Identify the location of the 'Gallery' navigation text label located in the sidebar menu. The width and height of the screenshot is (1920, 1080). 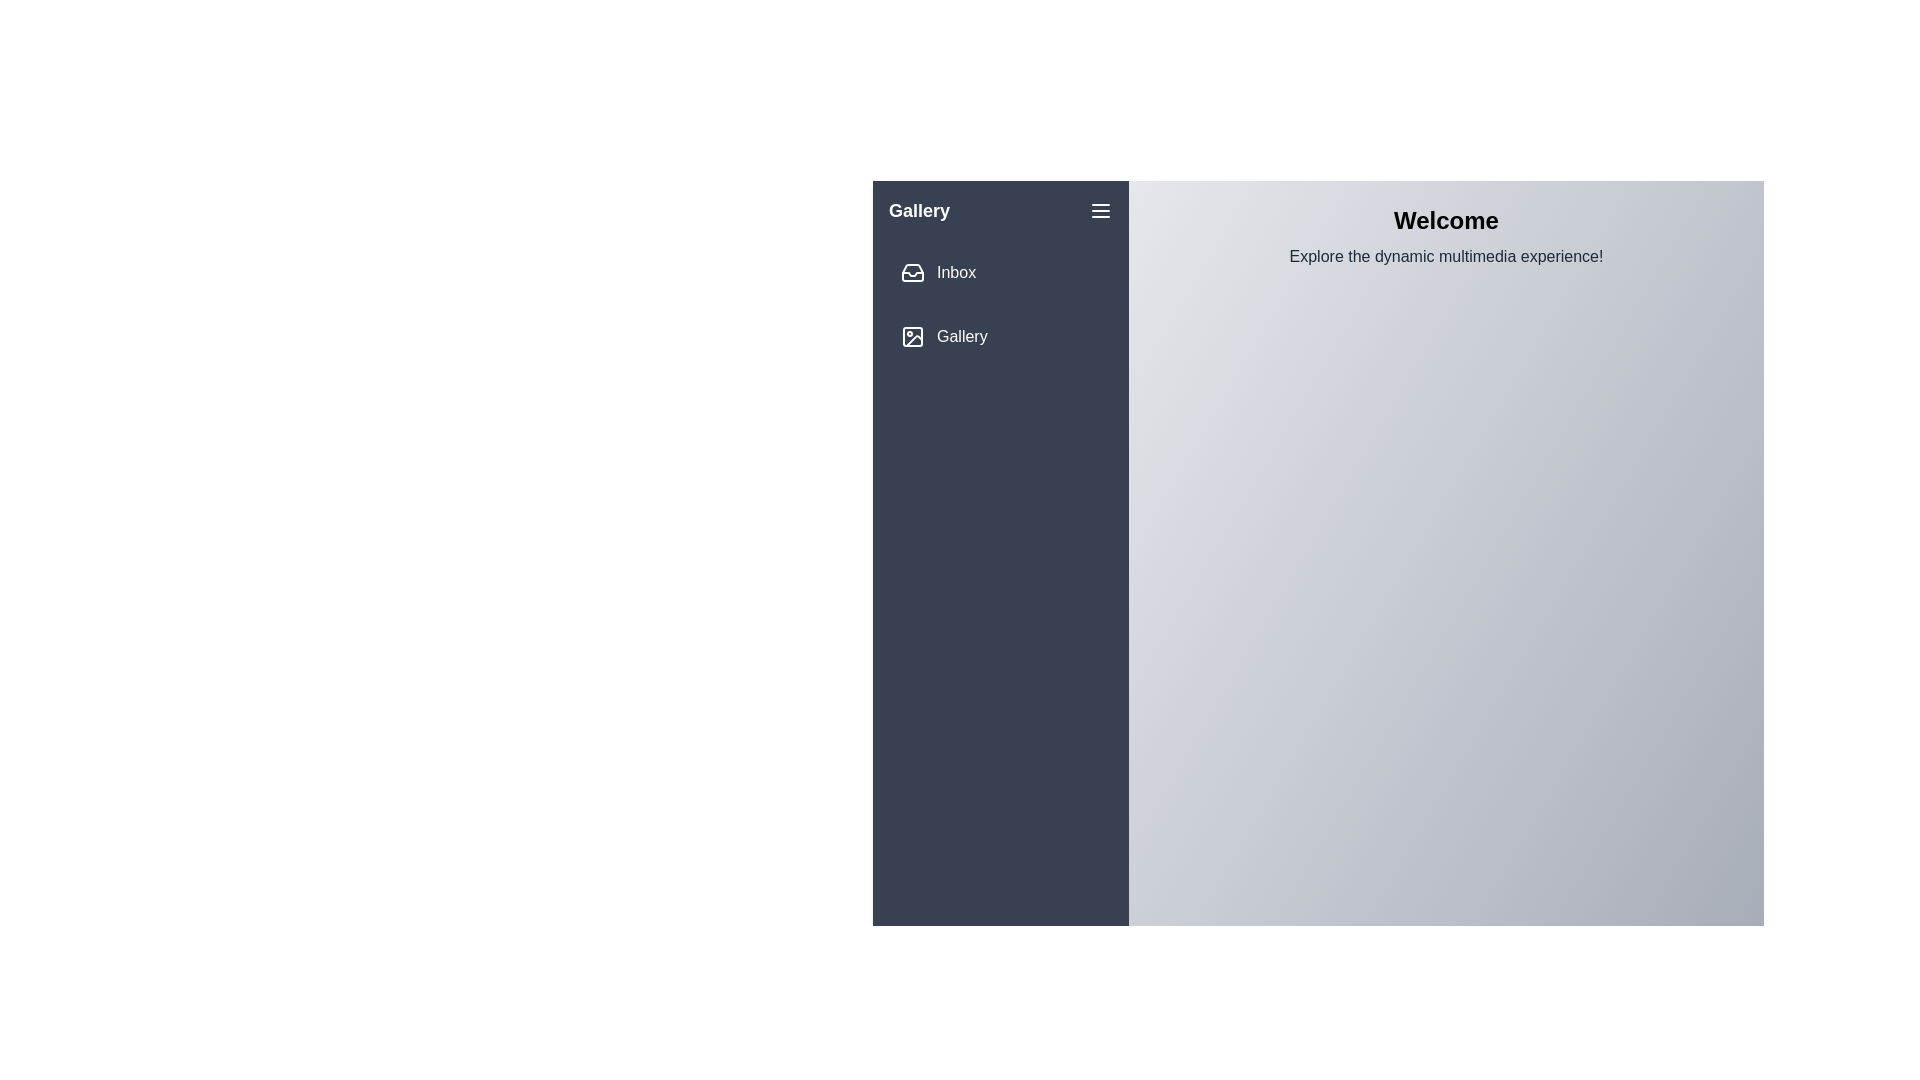
(961, 335).